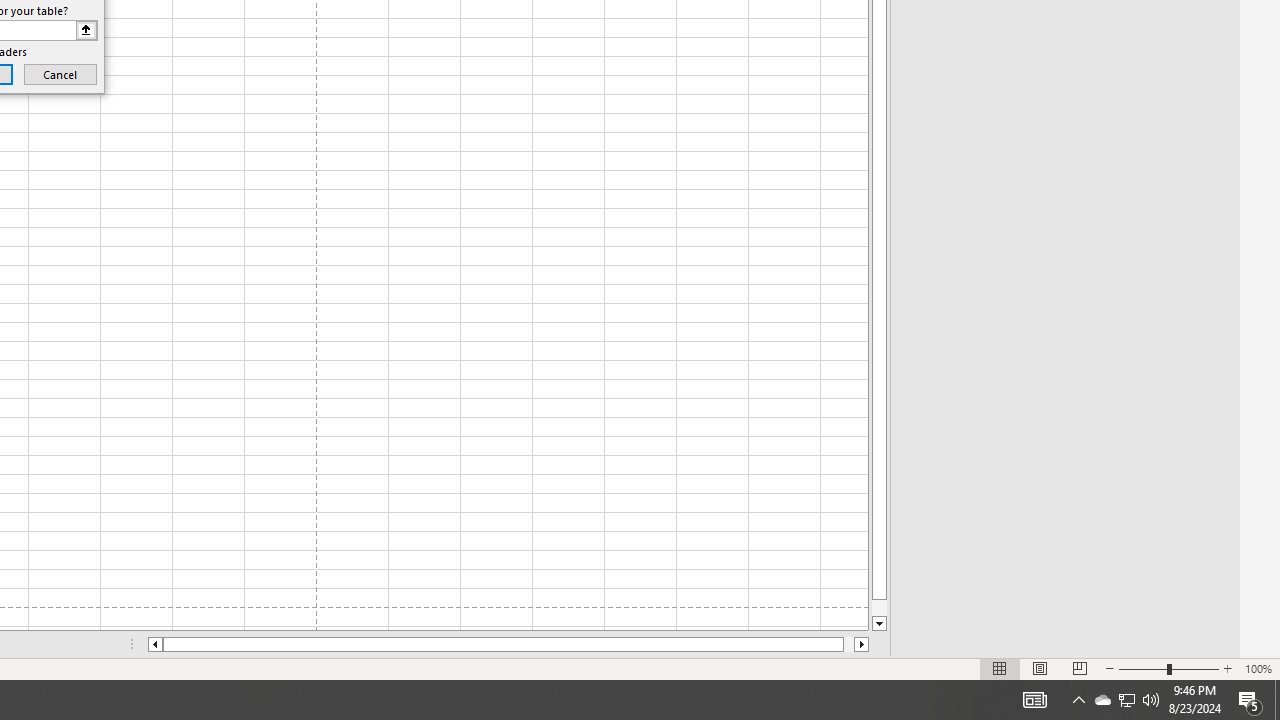 This screenshot has height=720, width=1280. What do you see at coordinates (879, 623) in the screenshot?
I see `'Line down'` at bounding box center [879, 623].